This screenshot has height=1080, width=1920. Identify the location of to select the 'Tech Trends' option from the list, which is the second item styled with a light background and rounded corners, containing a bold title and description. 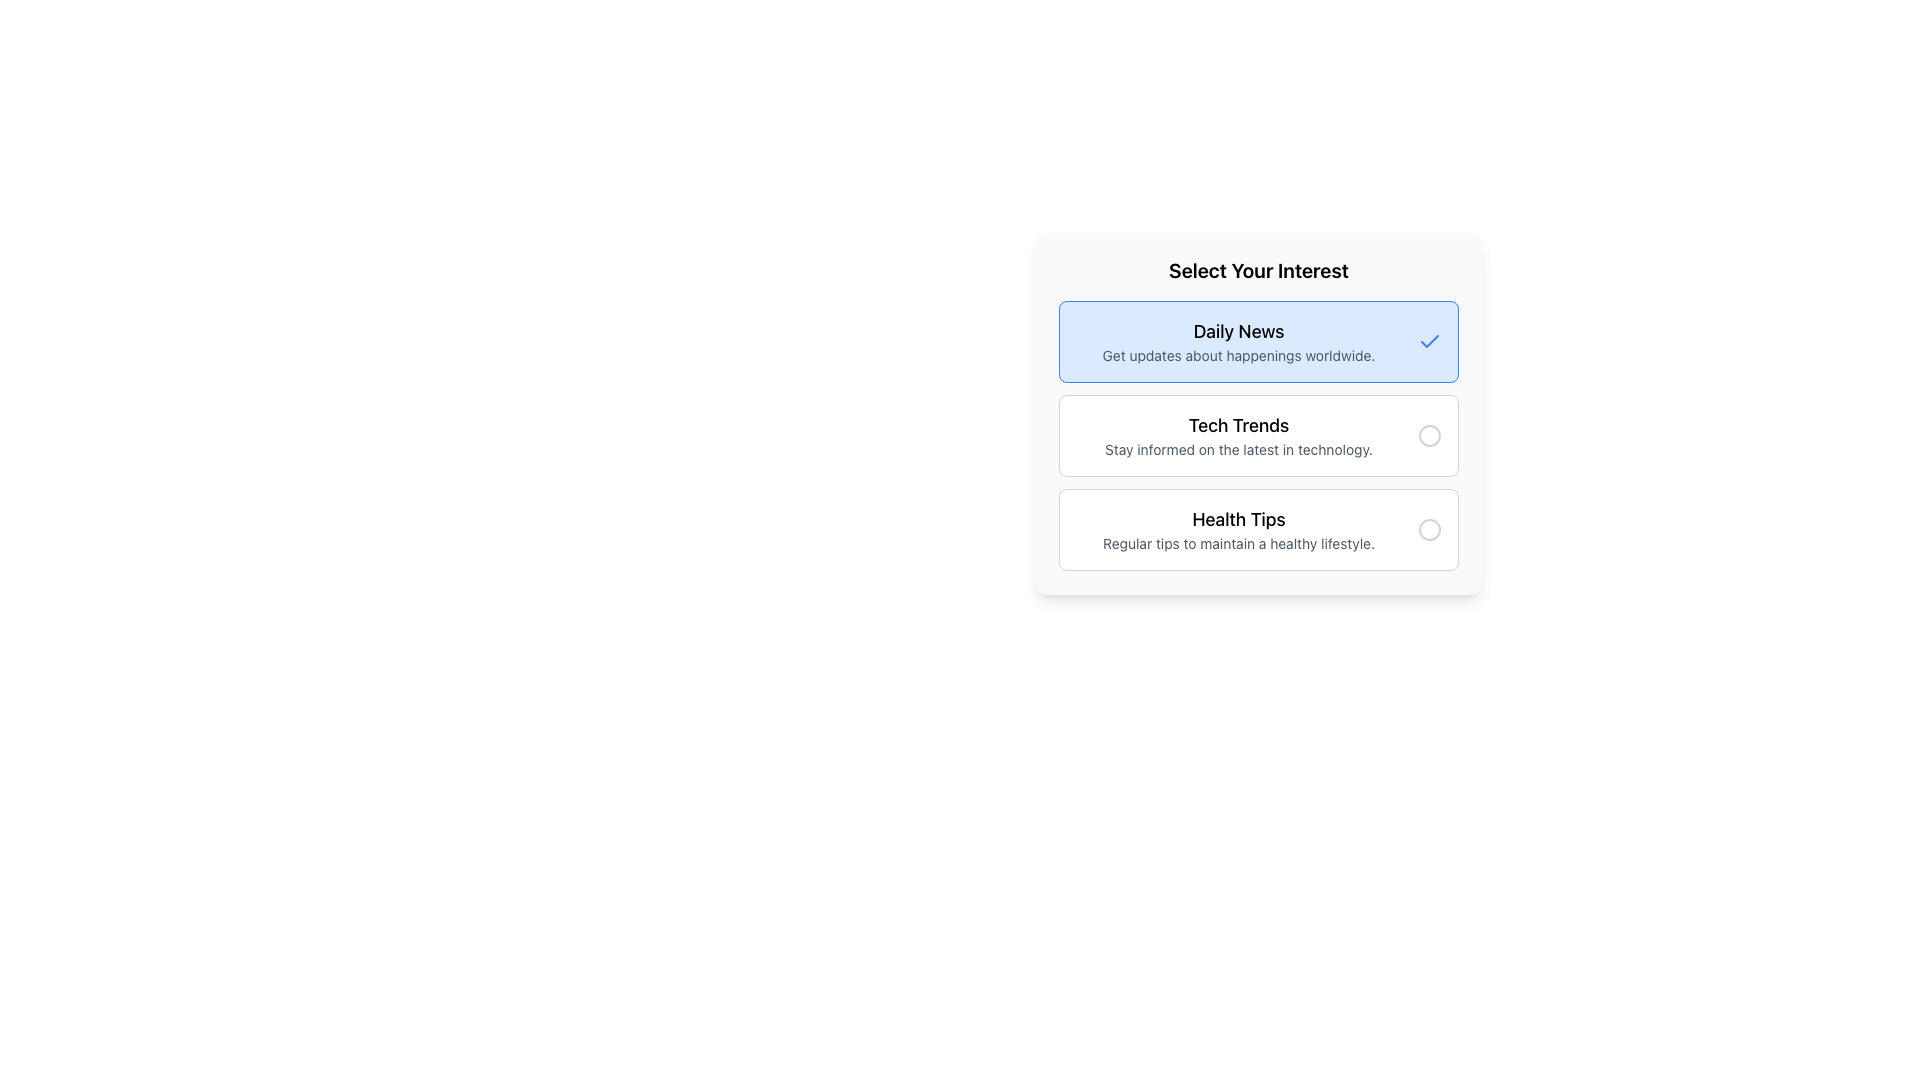
(1257, 412).